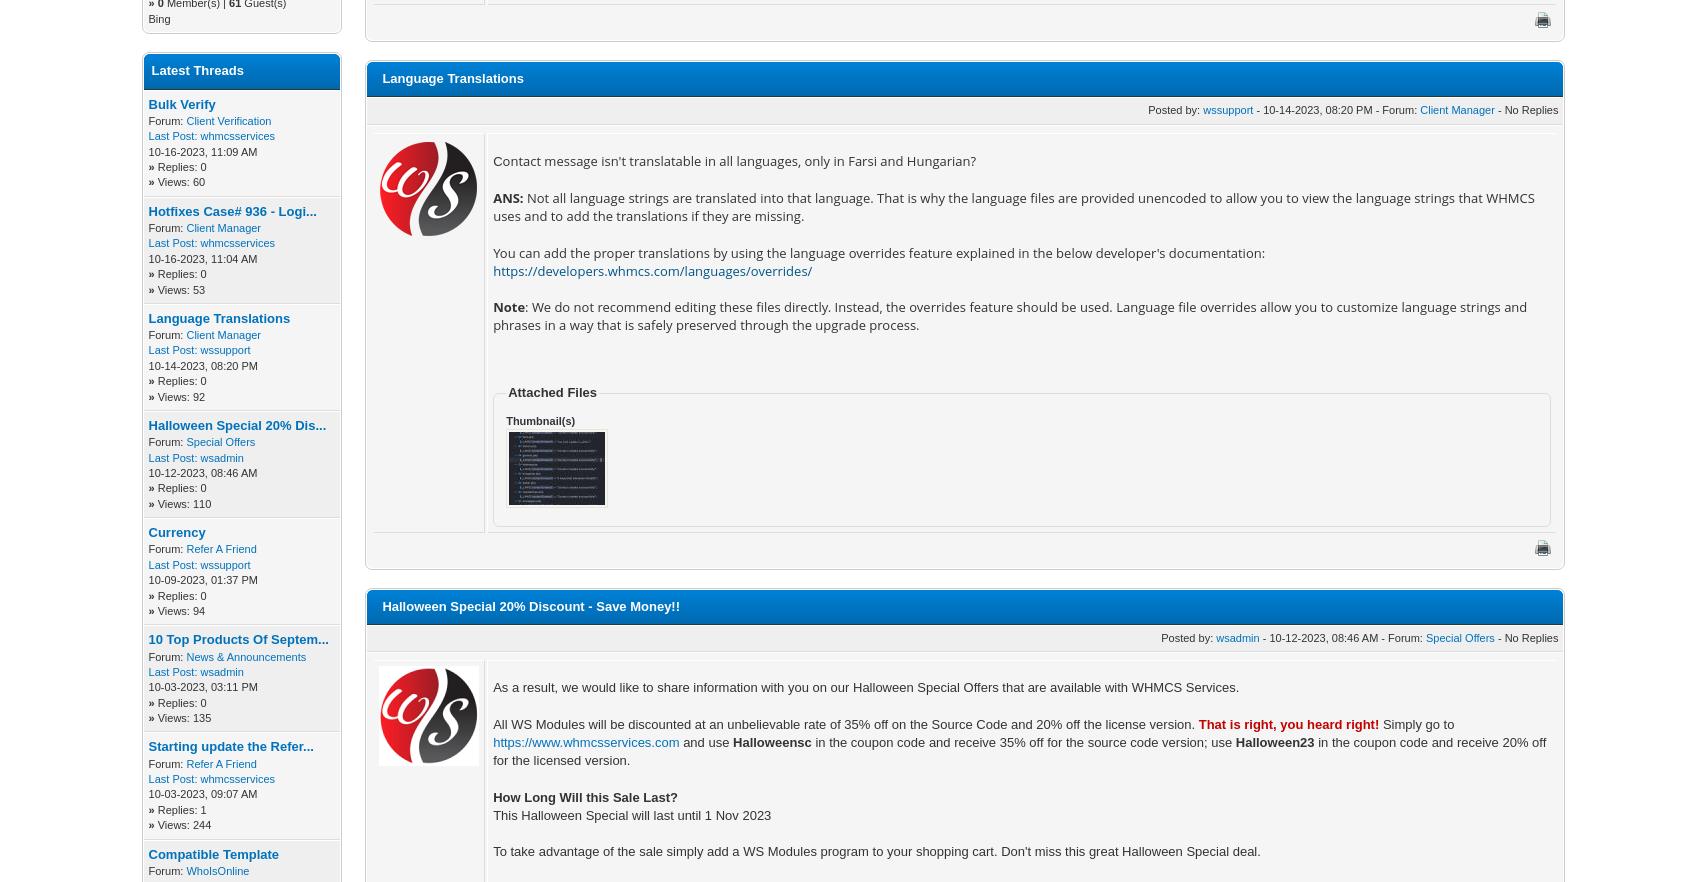  What do you see at coordinates (845, 723) in the screenshot?
I see `'All WS Modules will be discounted at an unbelievable rate of 35% off on the Source Code and 20% off the license version.'` at bounding box center [845, 723].